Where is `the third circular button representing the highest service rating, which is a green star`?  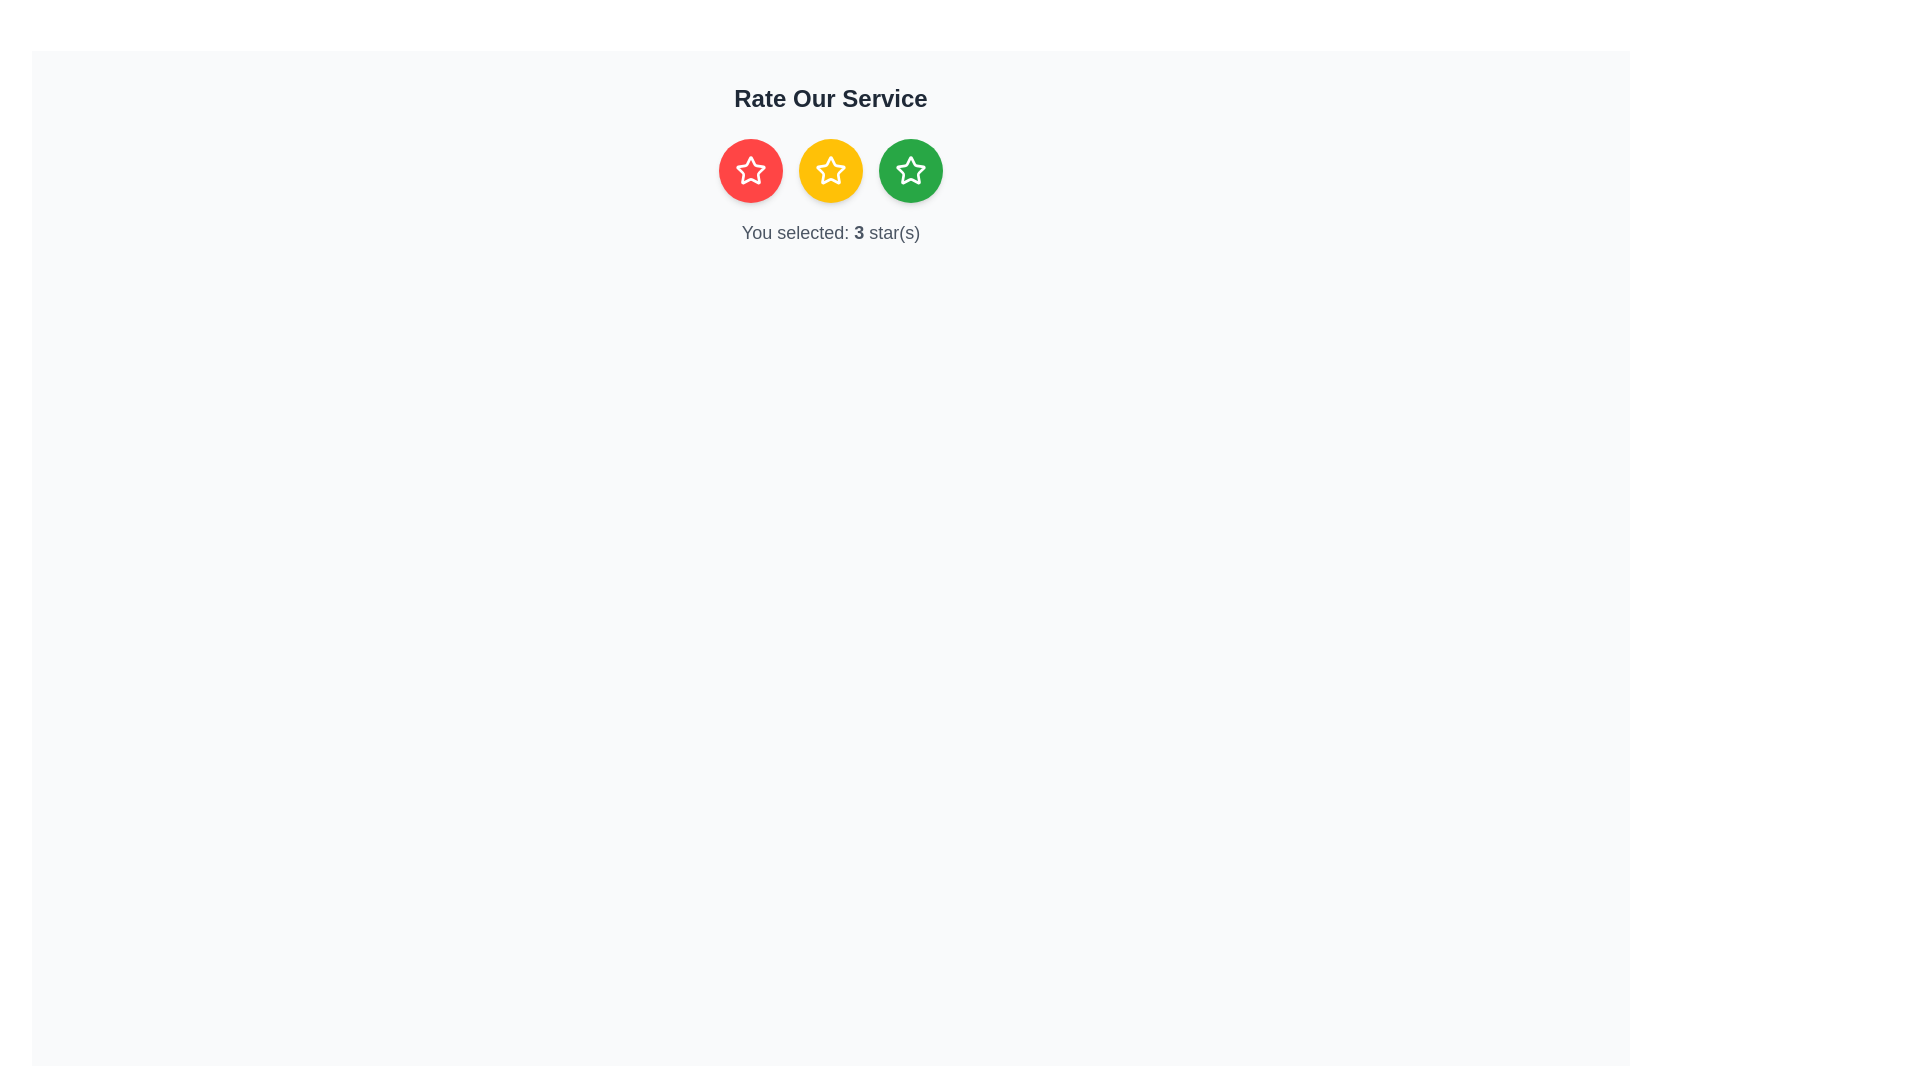 the third circular button representing the highest service rating, which is a green star is located at coordinates (910, 169).